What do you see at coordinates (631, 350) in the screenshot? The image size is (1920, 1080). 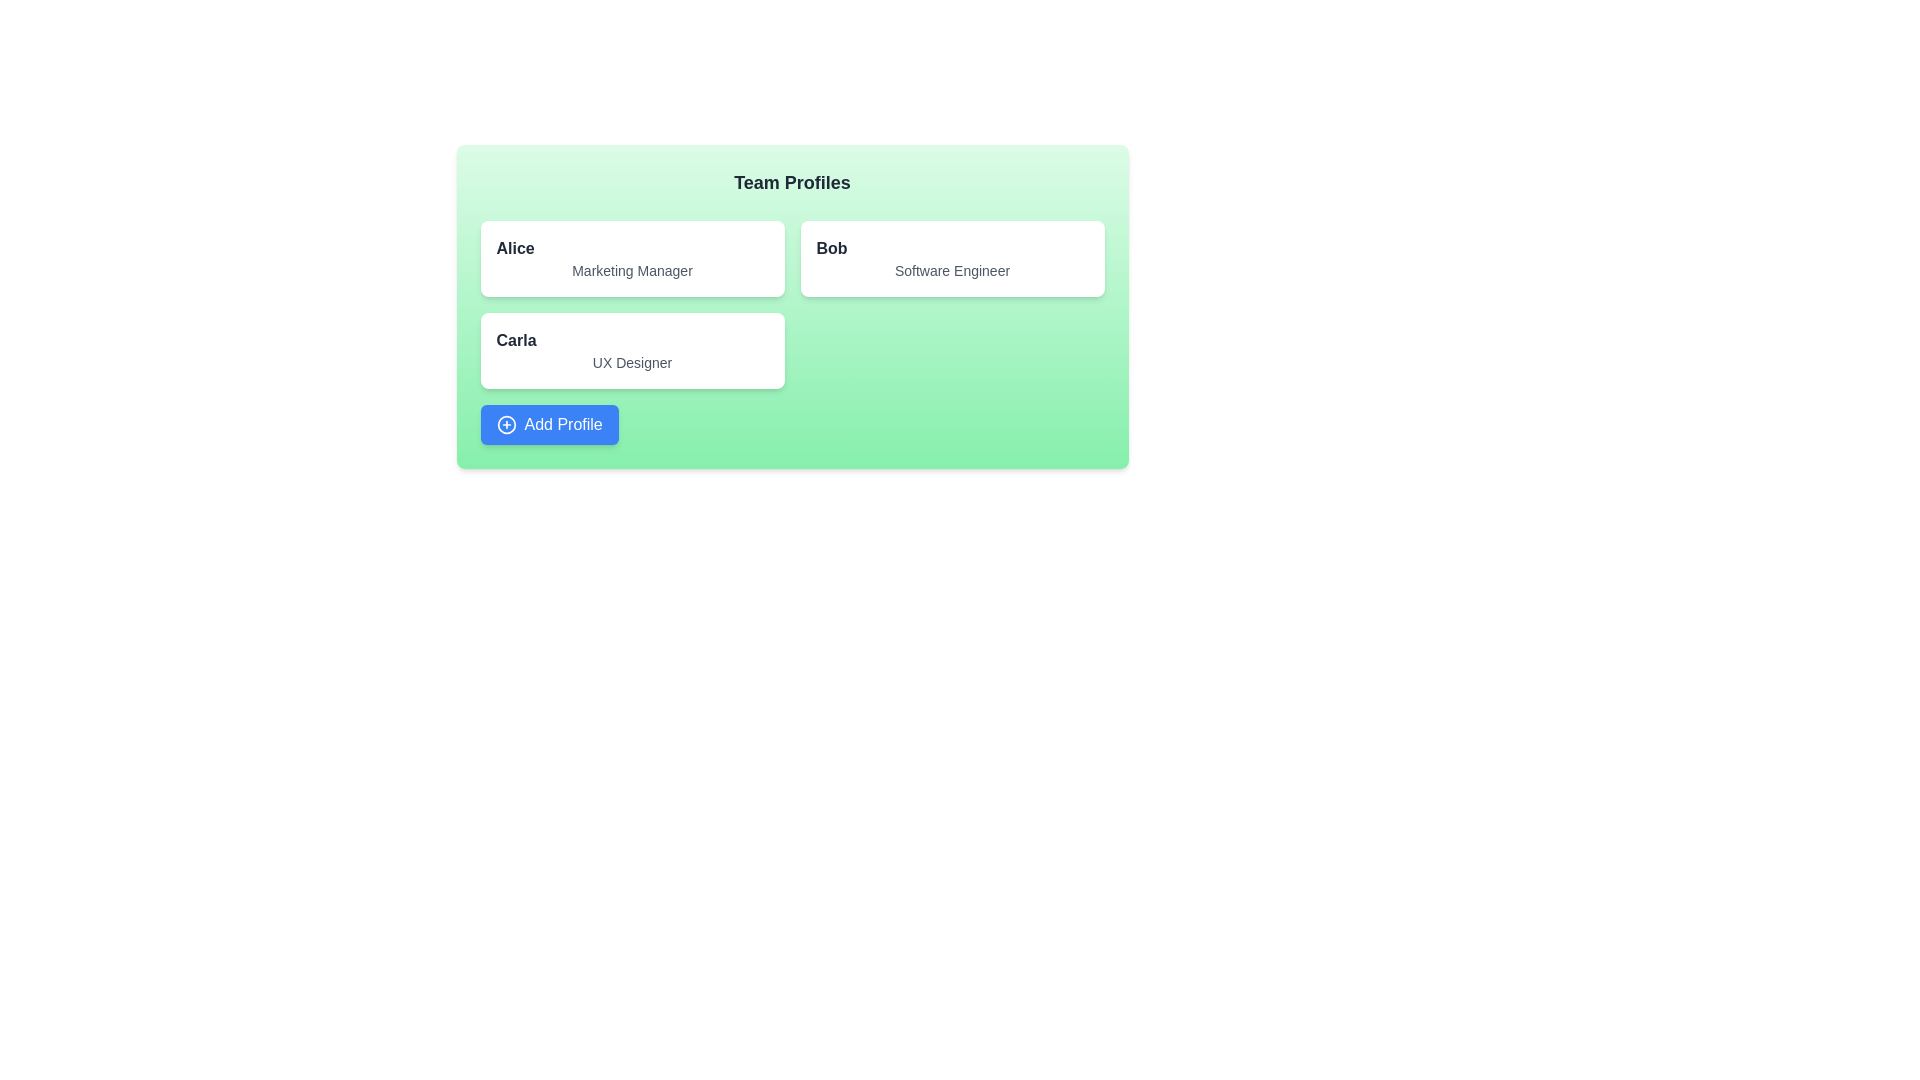 I see `the profile card of Carla to toggle its active state` at bounding box center [631, 350].